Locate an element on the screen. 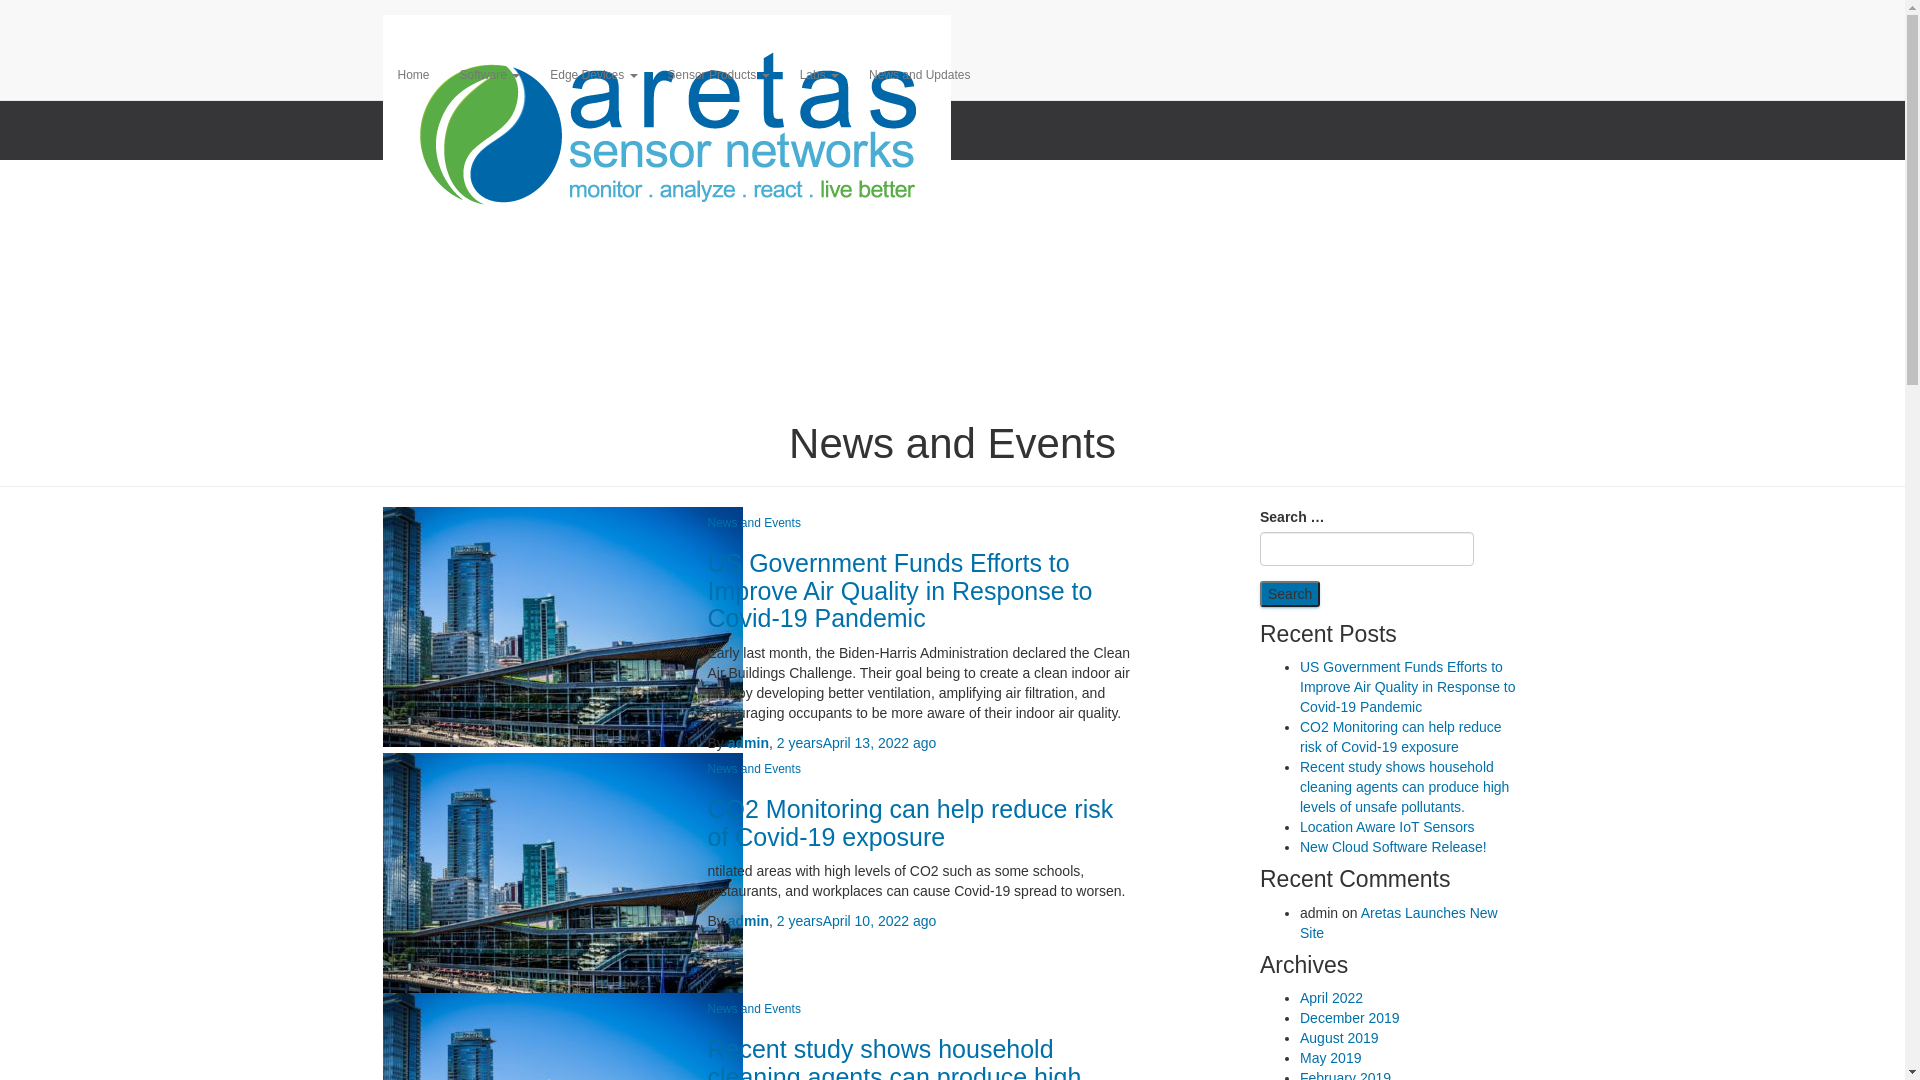 Image resolution: width=1920 pixels, height=1080 pixels. 'May 2019' is located at coordinates (1330, 1056).